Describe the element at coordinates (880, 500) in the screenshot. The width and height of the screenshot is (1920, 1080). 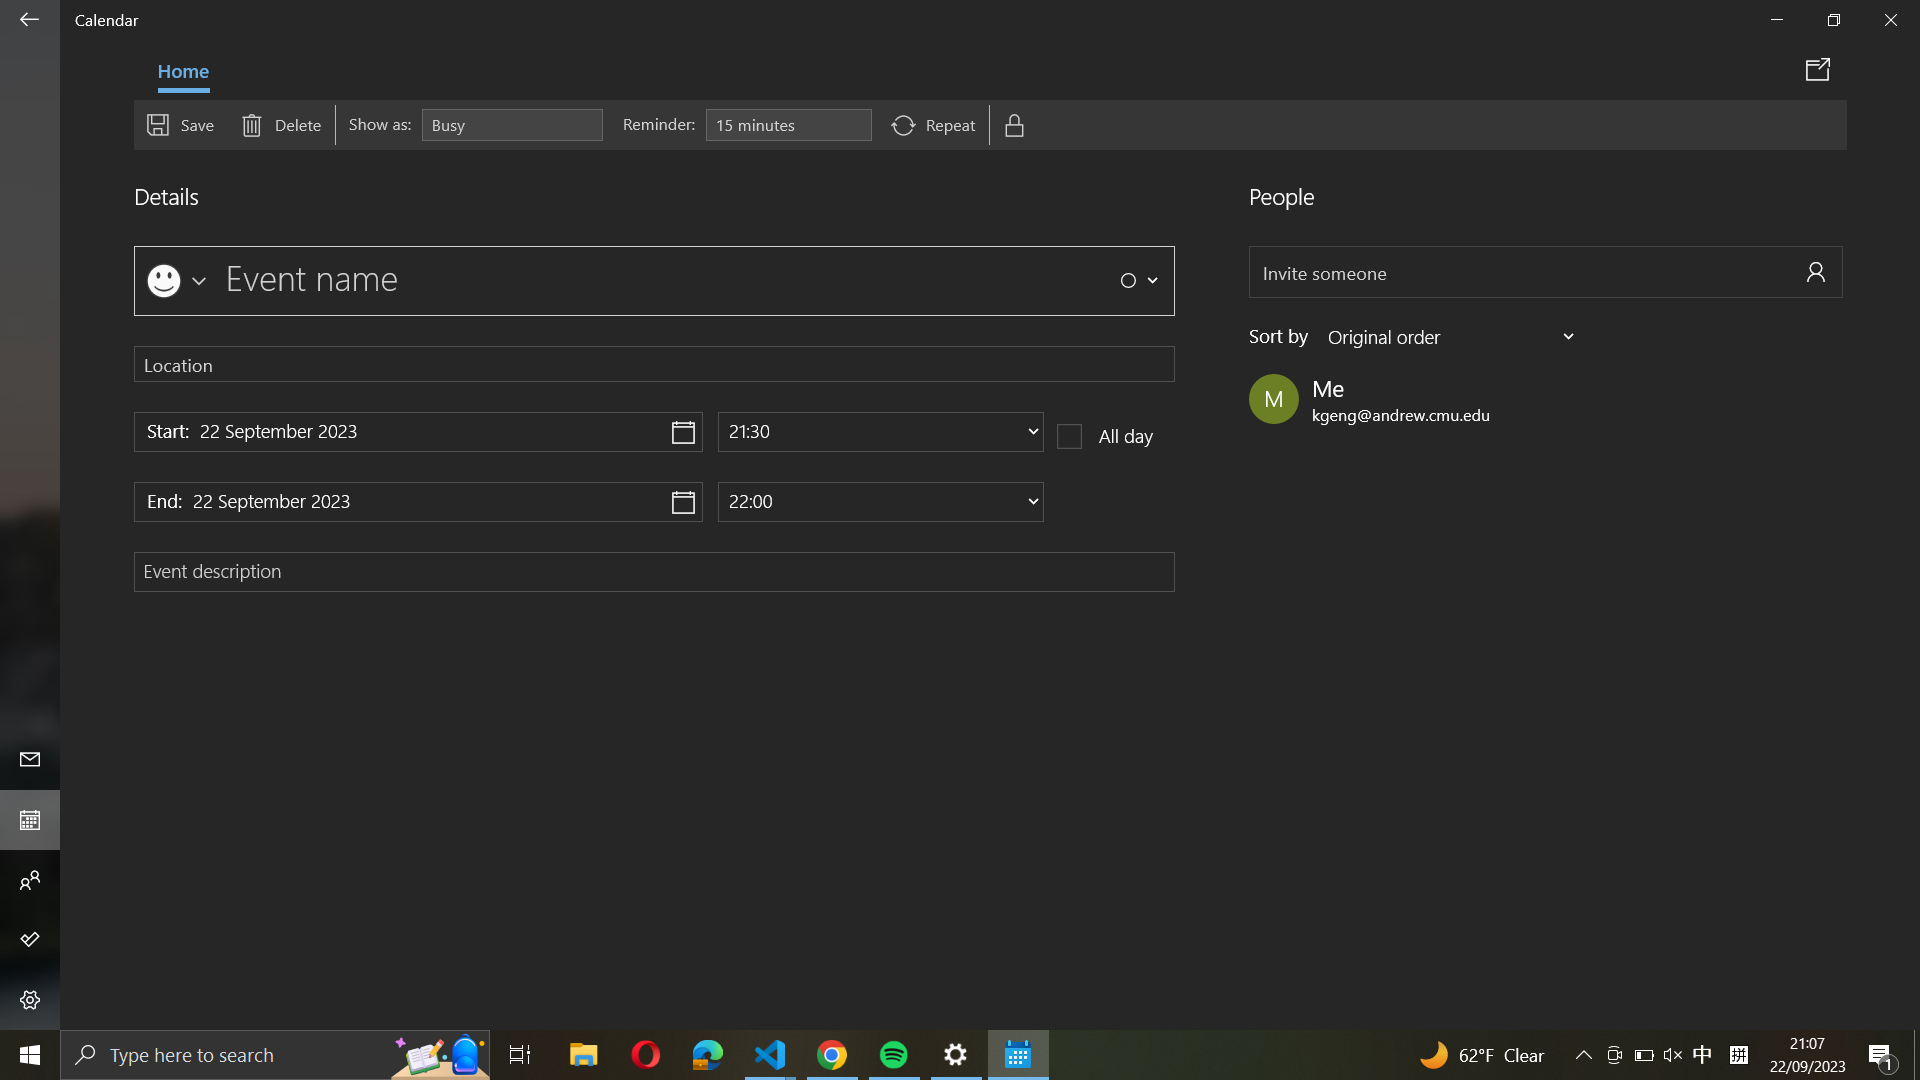
I see `the event"s concluding time as 10:00 AM` at that location.